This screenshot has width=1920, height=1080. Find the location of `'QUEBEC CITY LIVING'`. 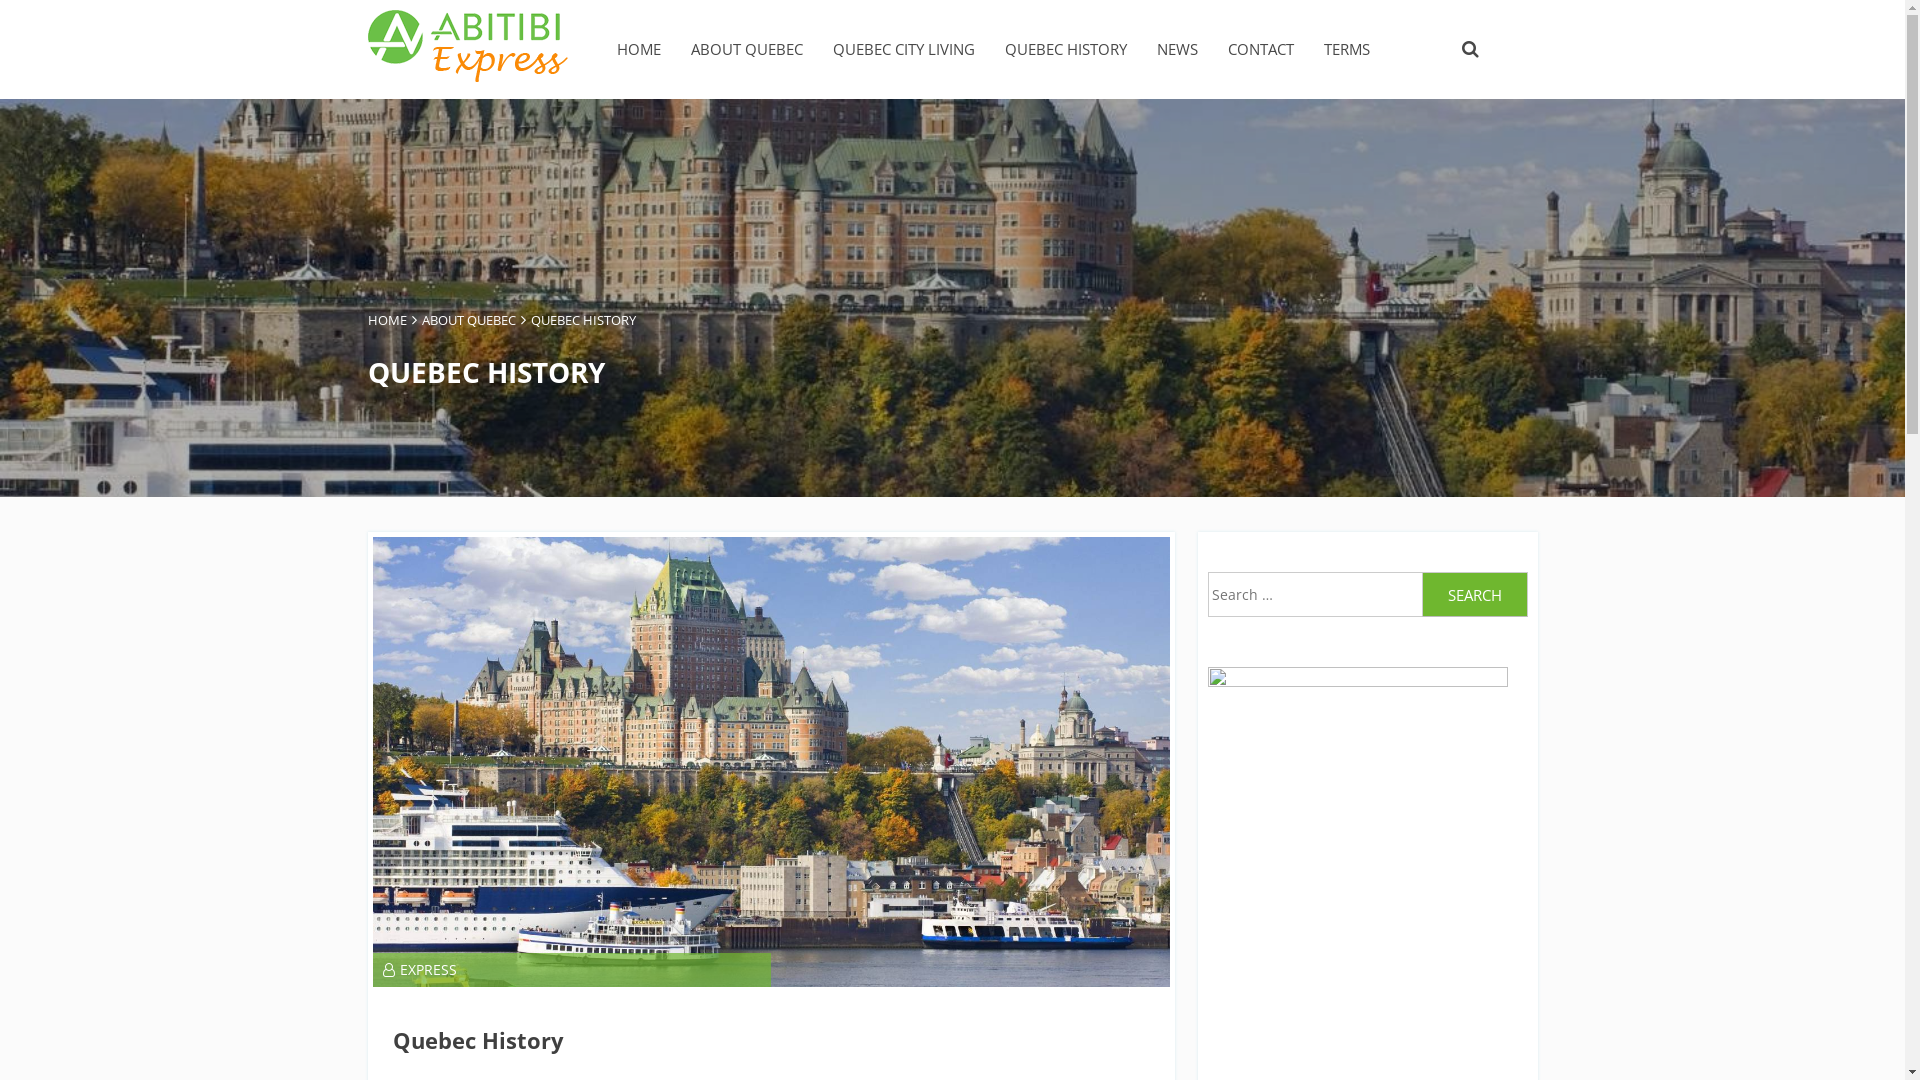

'QUEBEC CITY LIVING' is located at coordinates (901, 48).